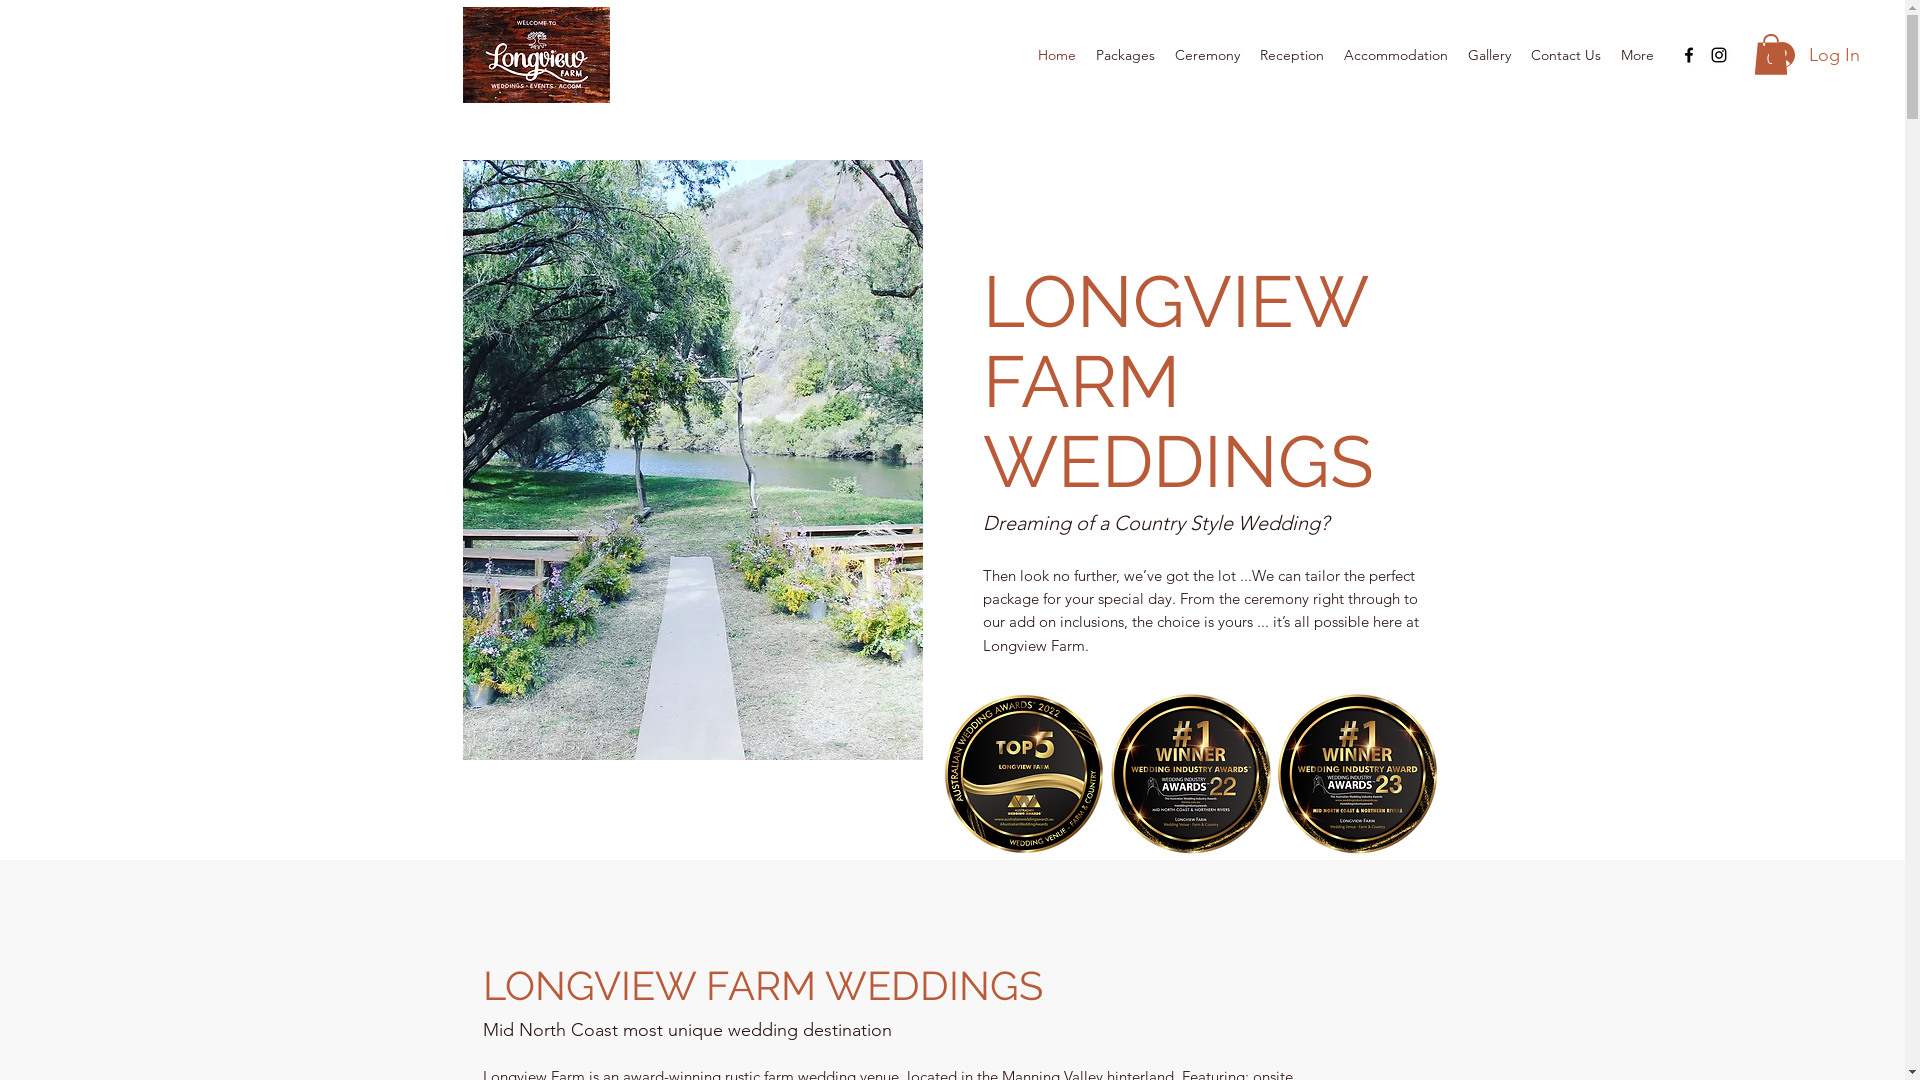 The width and height of the screenshot is (1920, 1080). I want to click on 'Log In', so click(1814, 53).